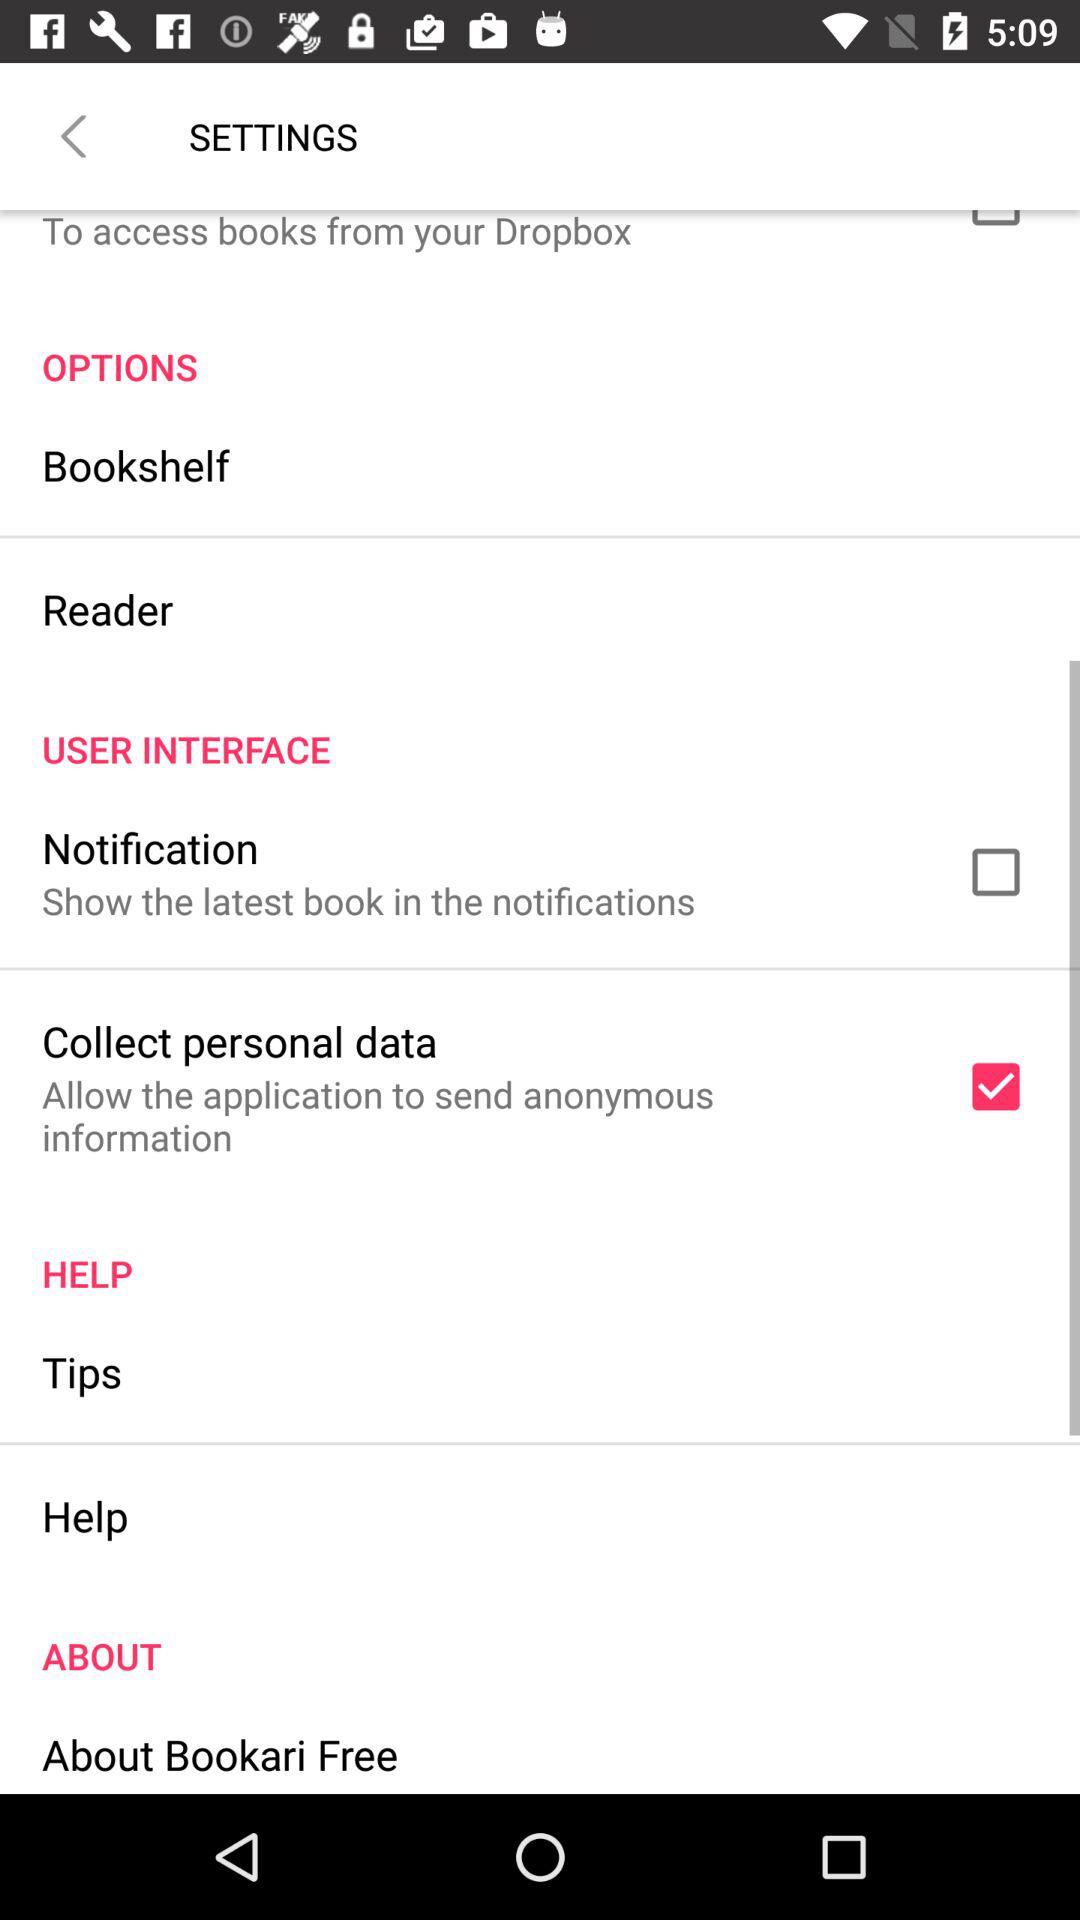 The width and height of the screenshot is (1080, 1920). What do you see at coordinates (540, 727) in the screenshot?
I see `item above the notification` at bounding box center [540, 727].